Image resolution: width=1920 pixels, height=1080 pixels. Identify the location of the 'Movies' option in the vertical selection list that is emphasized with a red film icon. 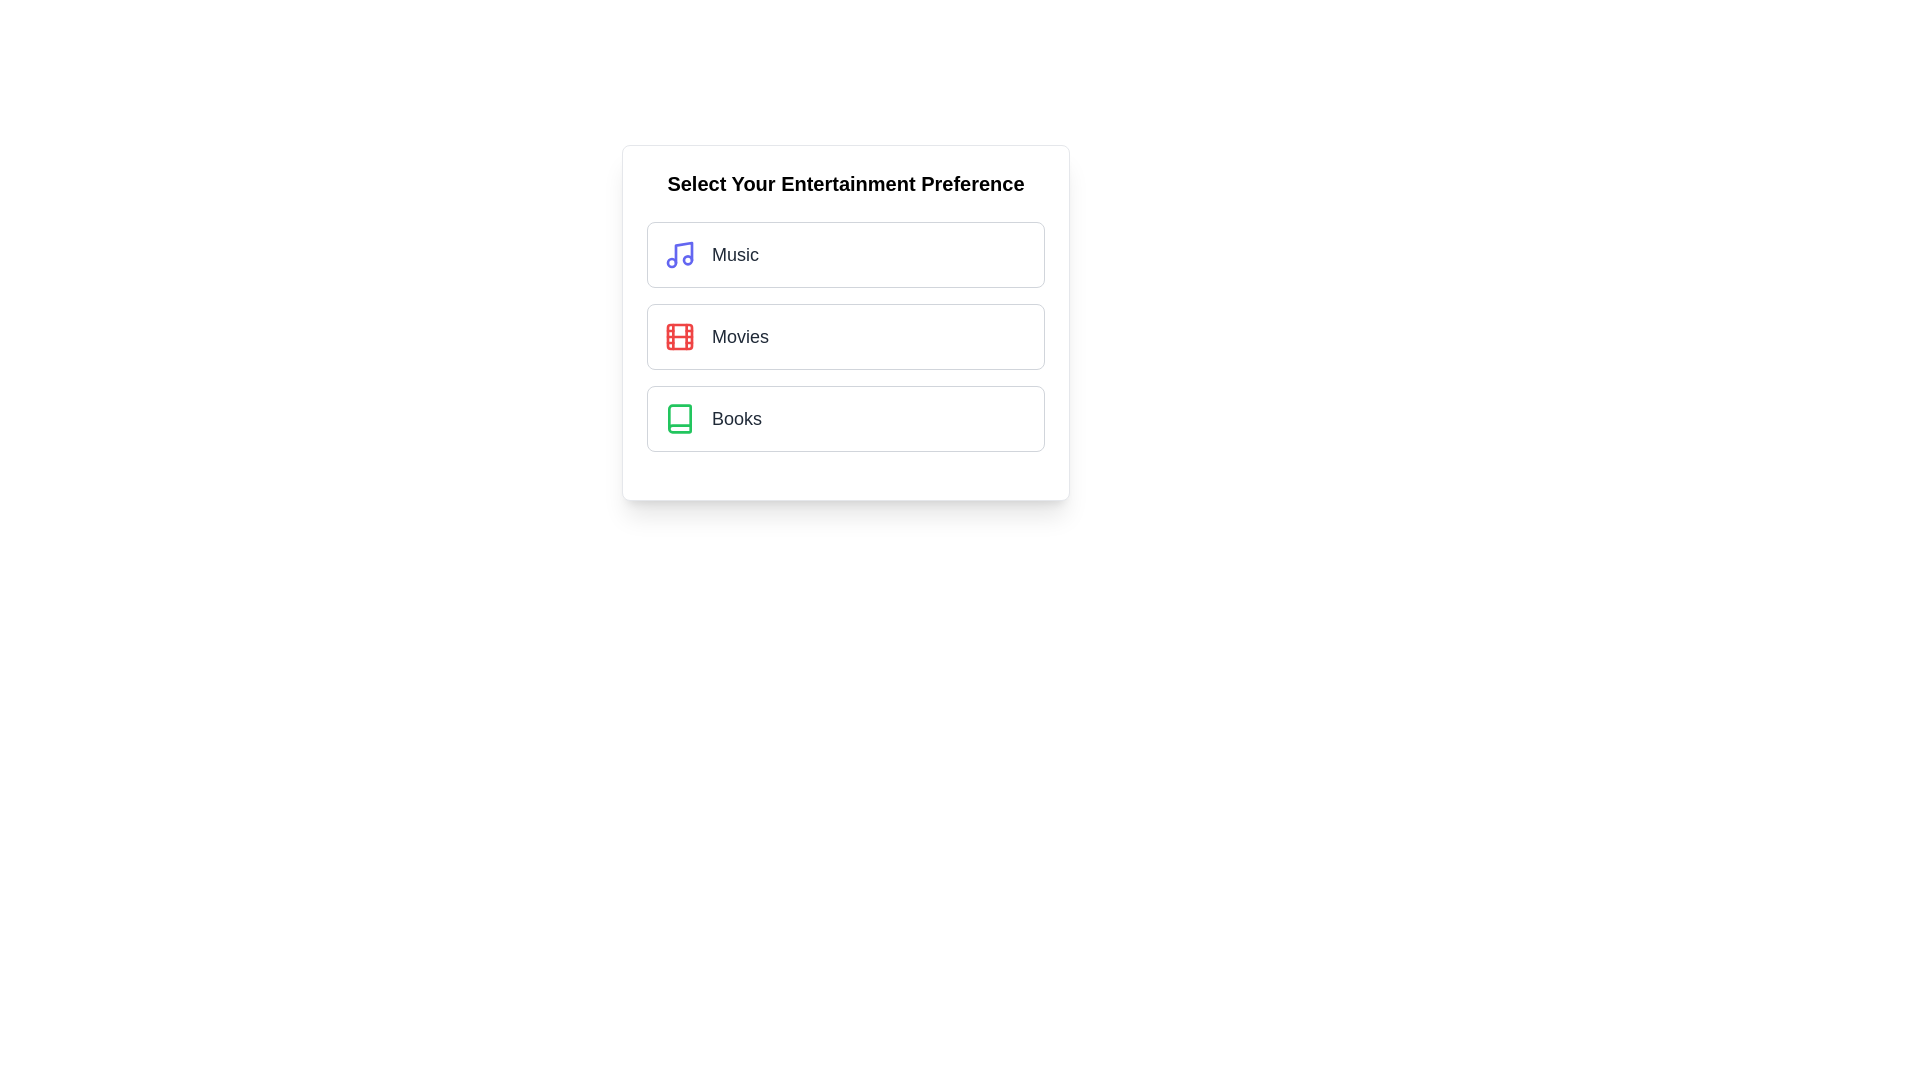
(845, 322).